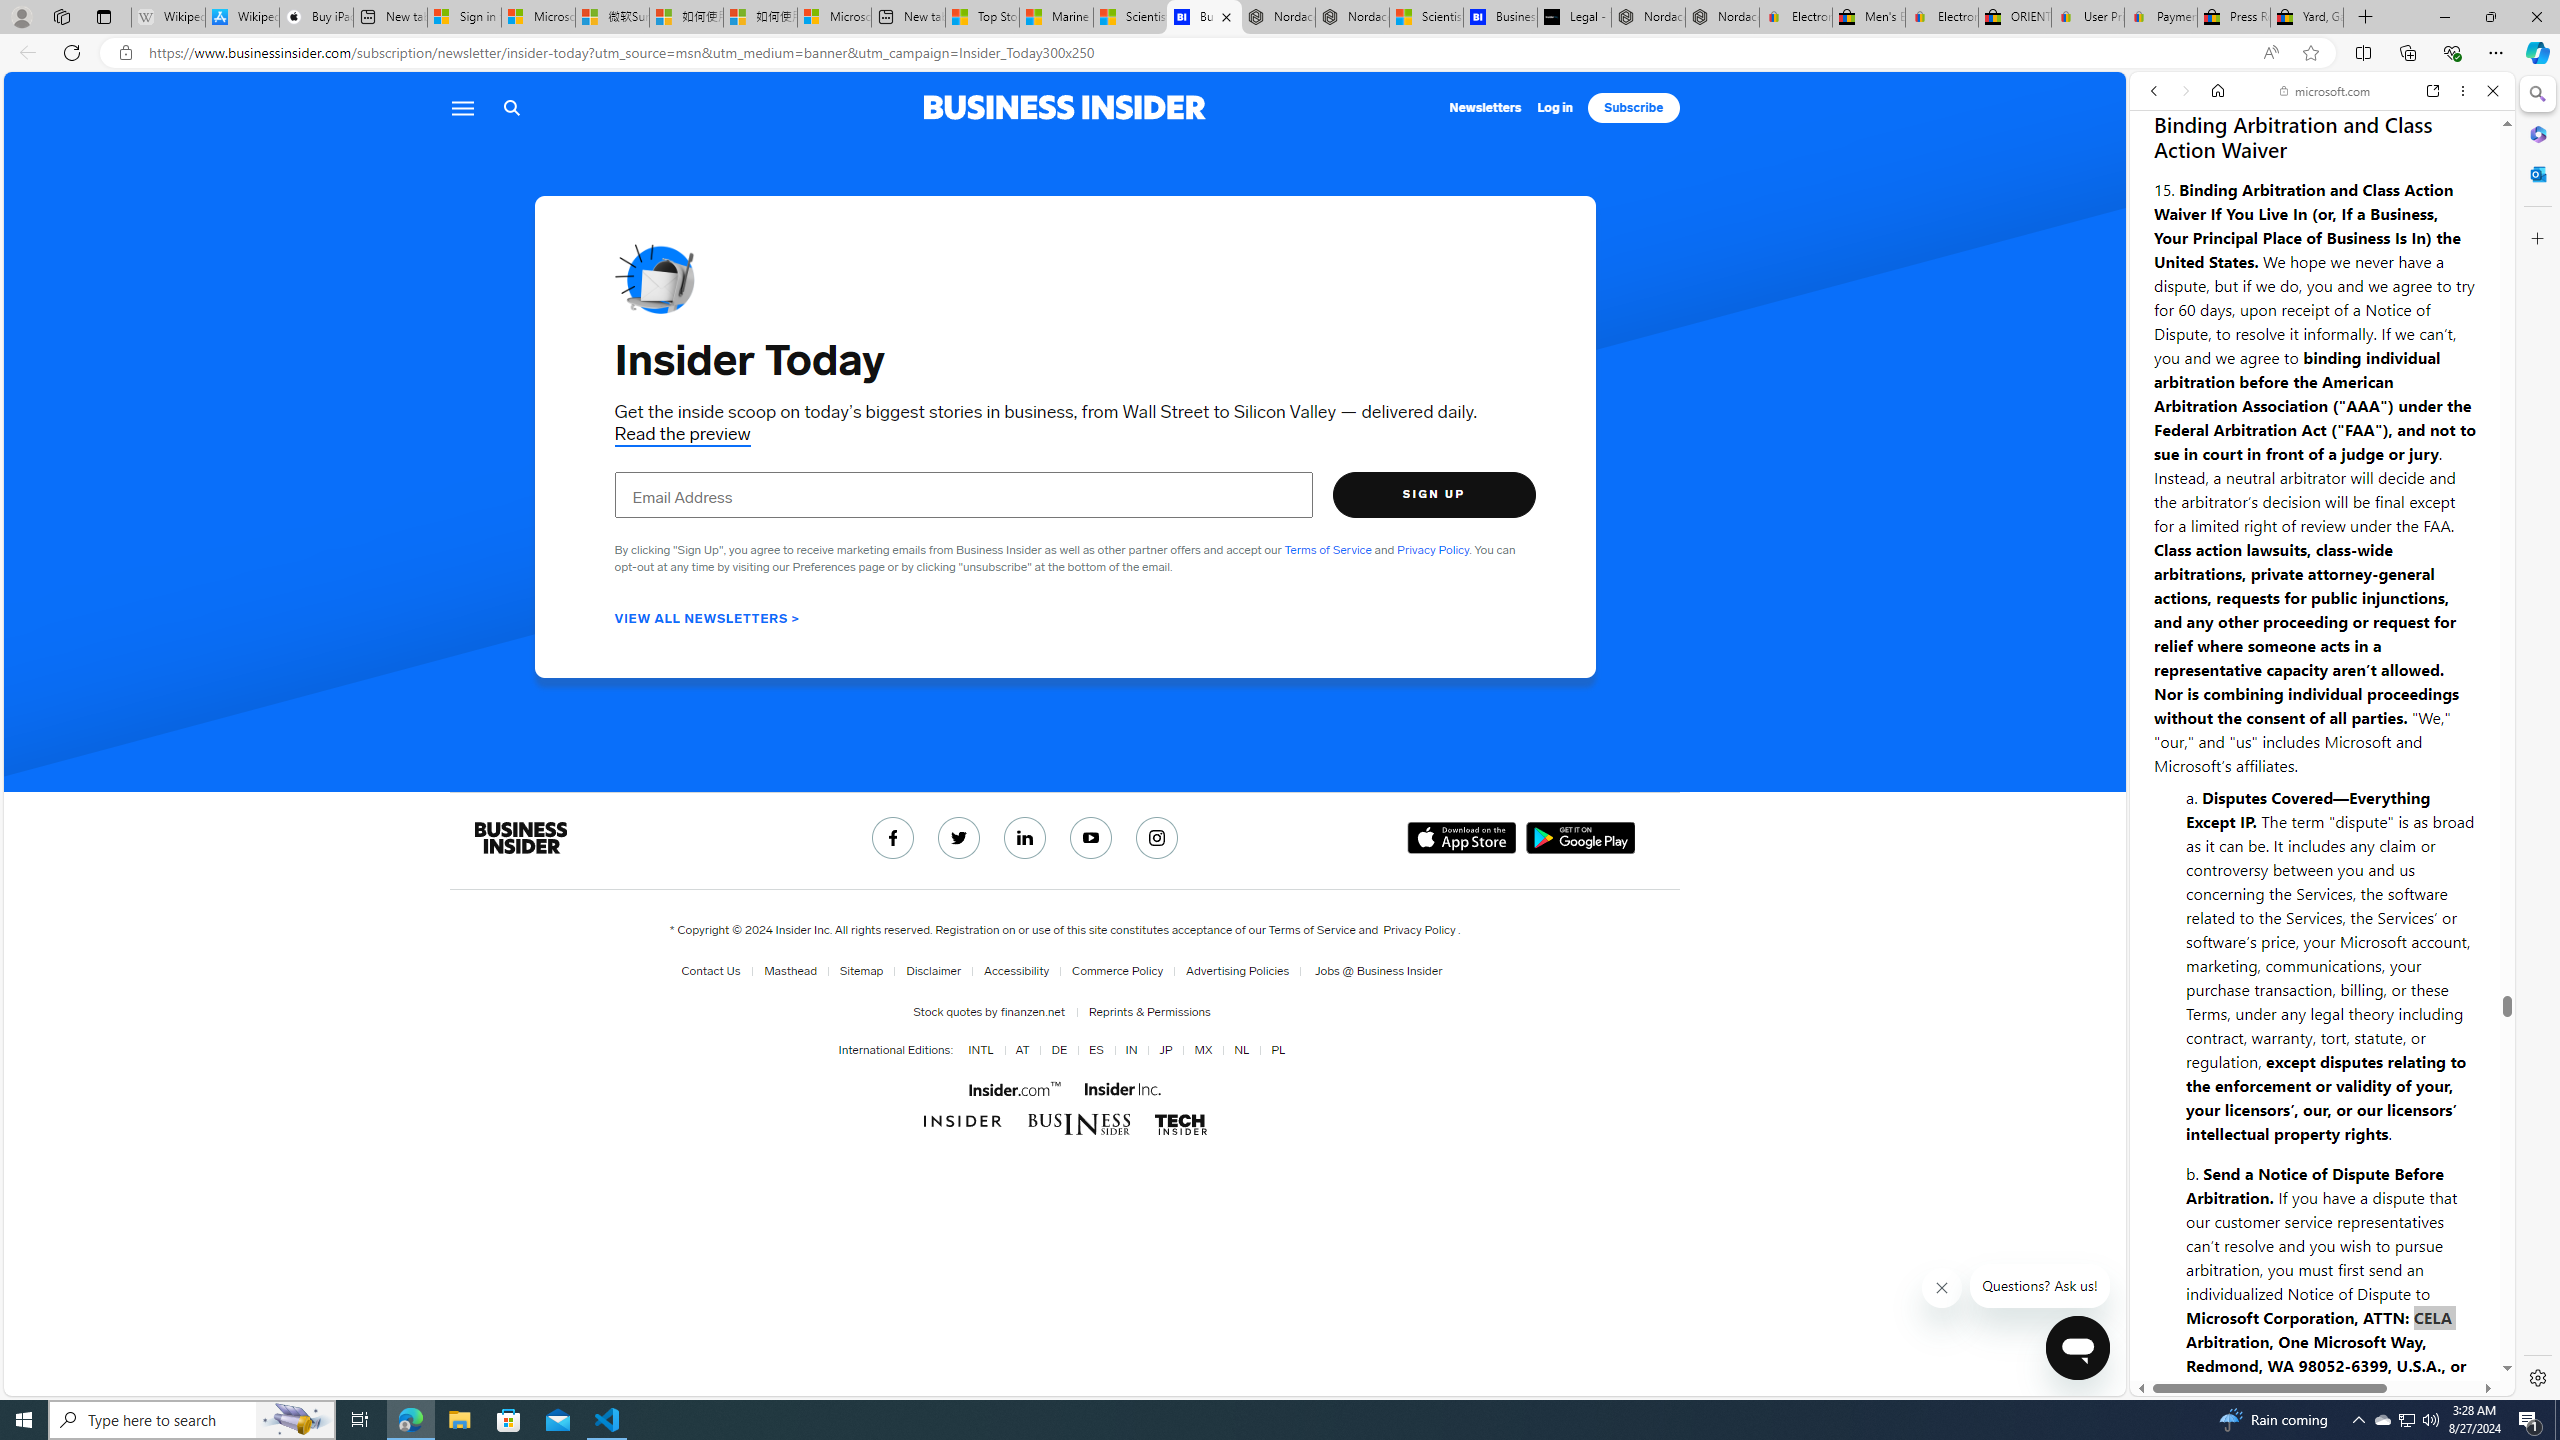 This screenshot has width=2560, height=1440. What do you see at coordinates (856, 970) in the screenshot?
I see `'Sitemap'` at bounding box center [856, 970].